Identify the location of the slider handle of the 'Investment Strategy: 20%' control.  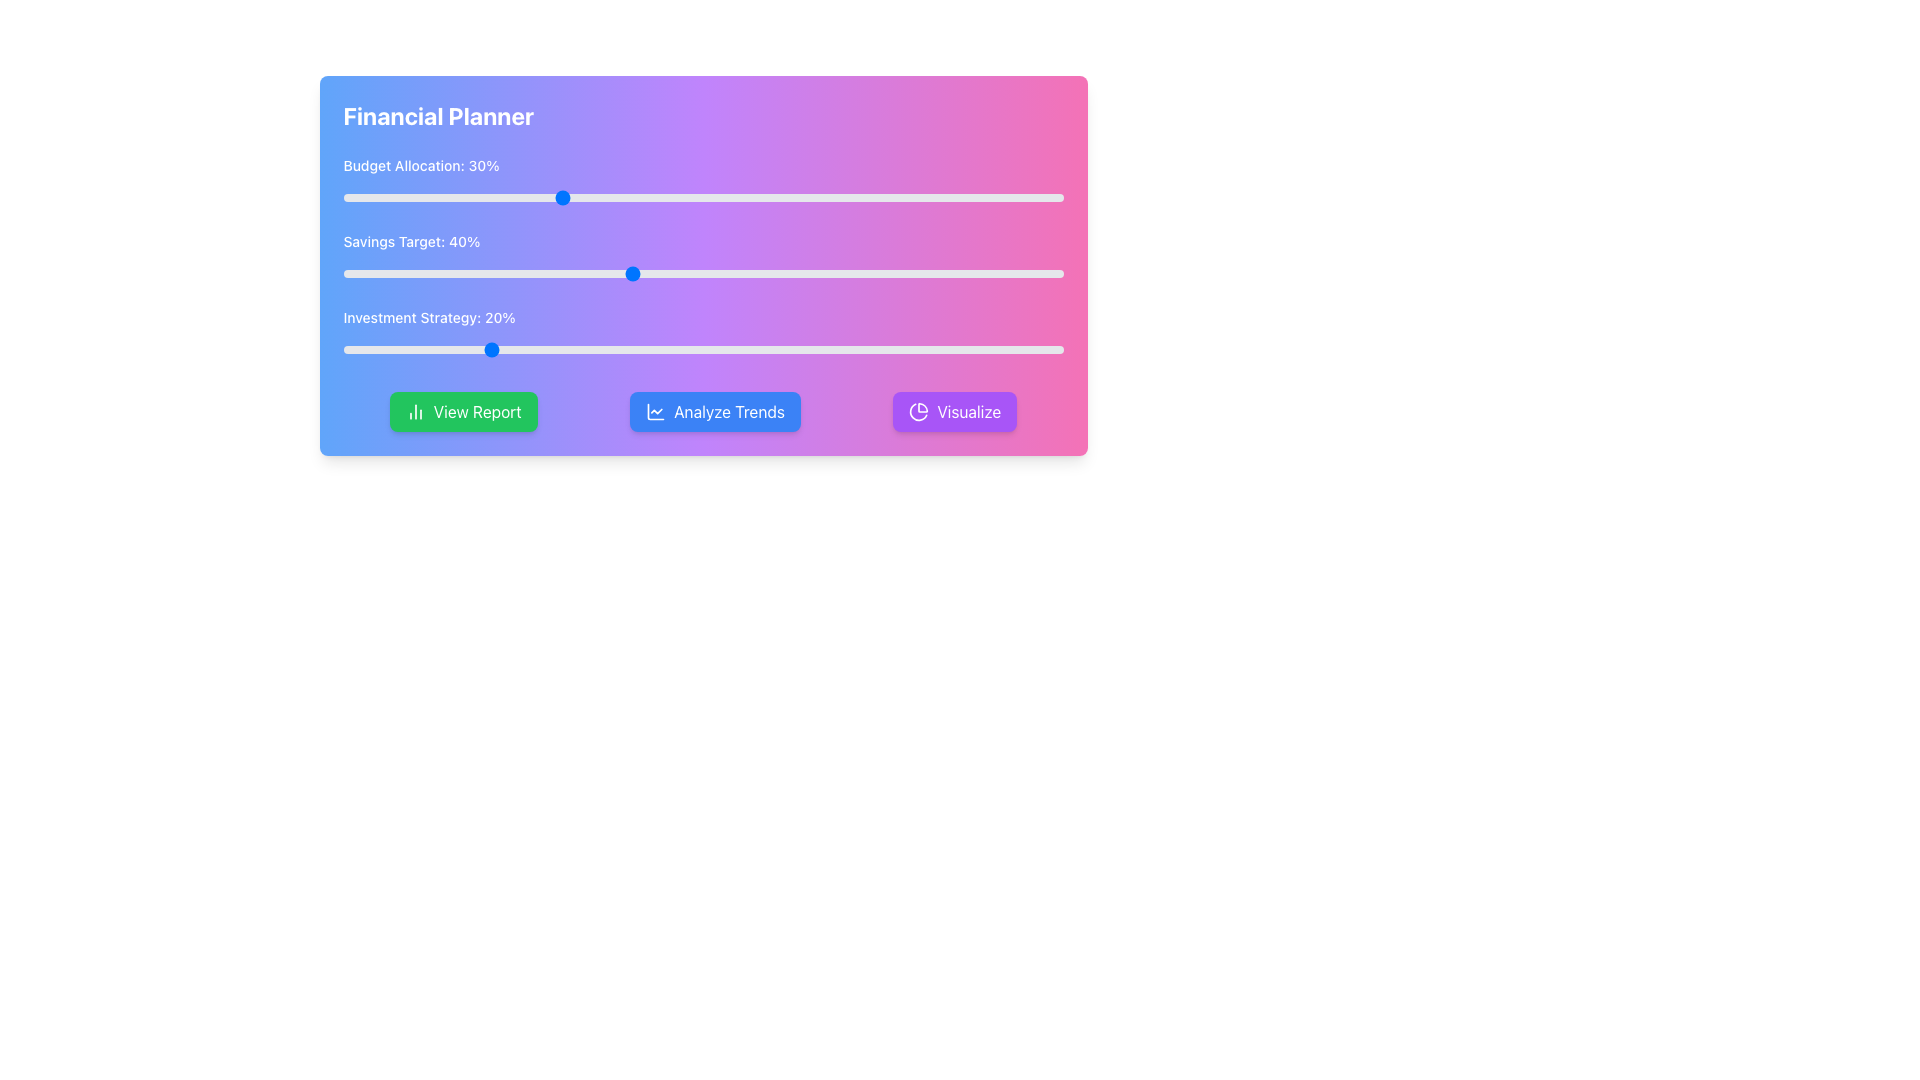
(703, 333).